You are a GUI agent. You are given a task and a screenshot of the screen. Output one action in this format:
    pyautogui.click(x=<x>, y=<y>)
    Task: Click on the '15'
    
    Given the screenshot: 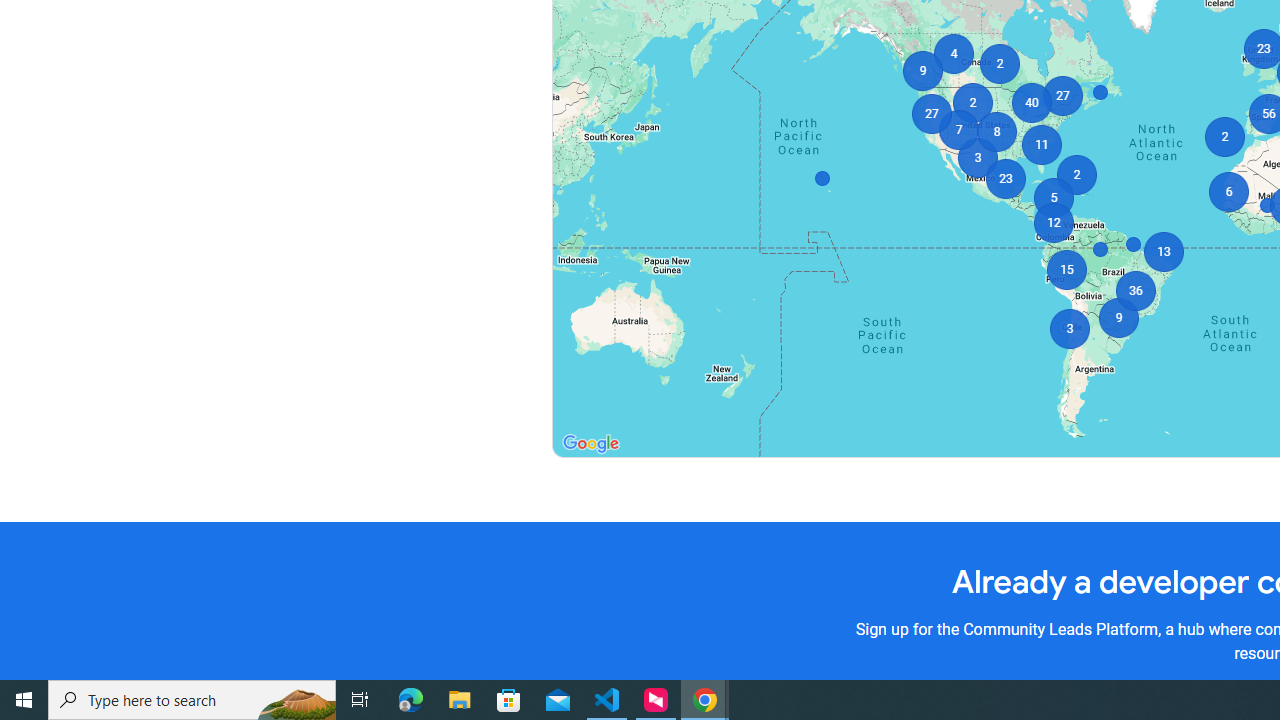 What is the action you would take?
    pyautogui.click(x=1065, y=270)
    